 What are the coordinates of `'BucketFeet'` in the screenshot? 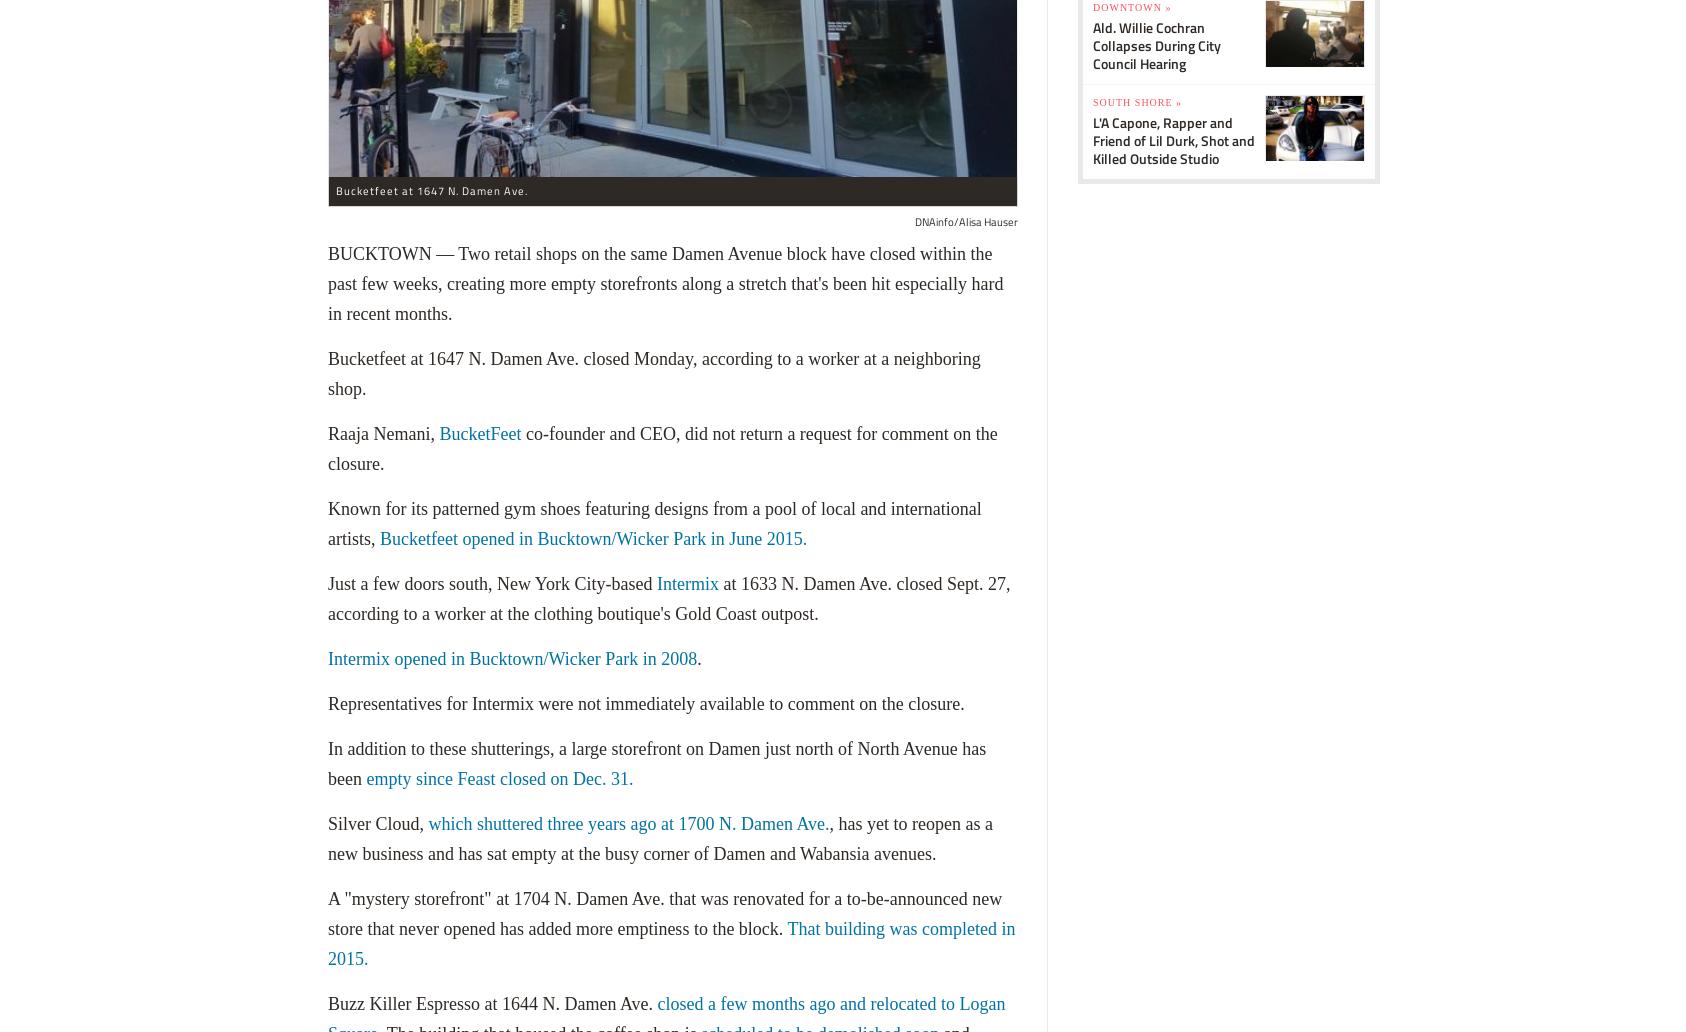 It's located at (480, 432).